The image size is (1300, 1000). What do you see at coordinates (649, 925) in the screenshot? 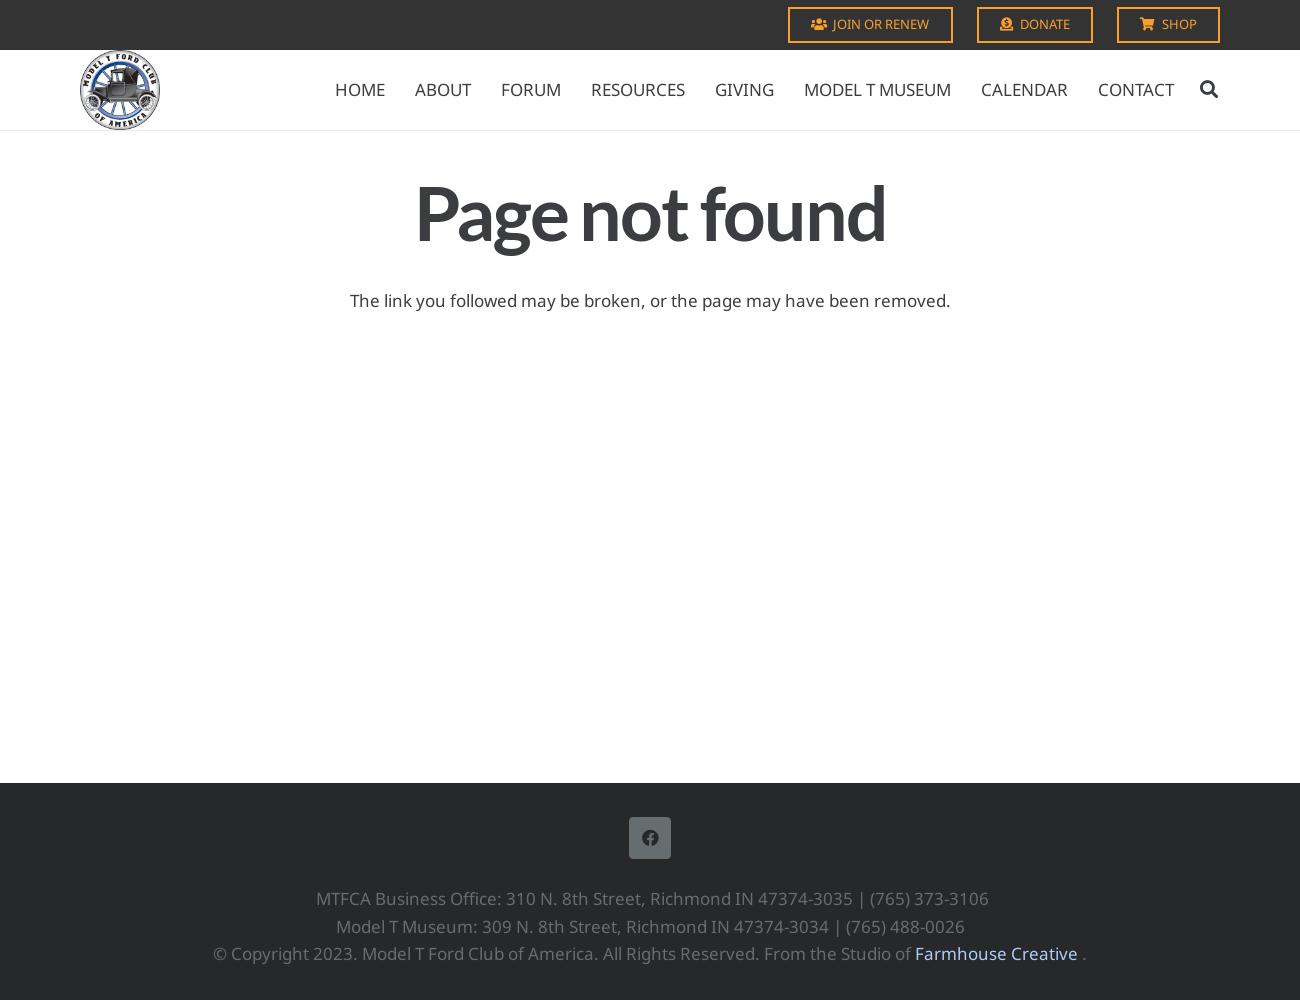
I see `'Model T Museum: 309 N. 8th Street, Richmond IN 47374-3034 | (765) 488-0026'` at bounding box center [649, 925].